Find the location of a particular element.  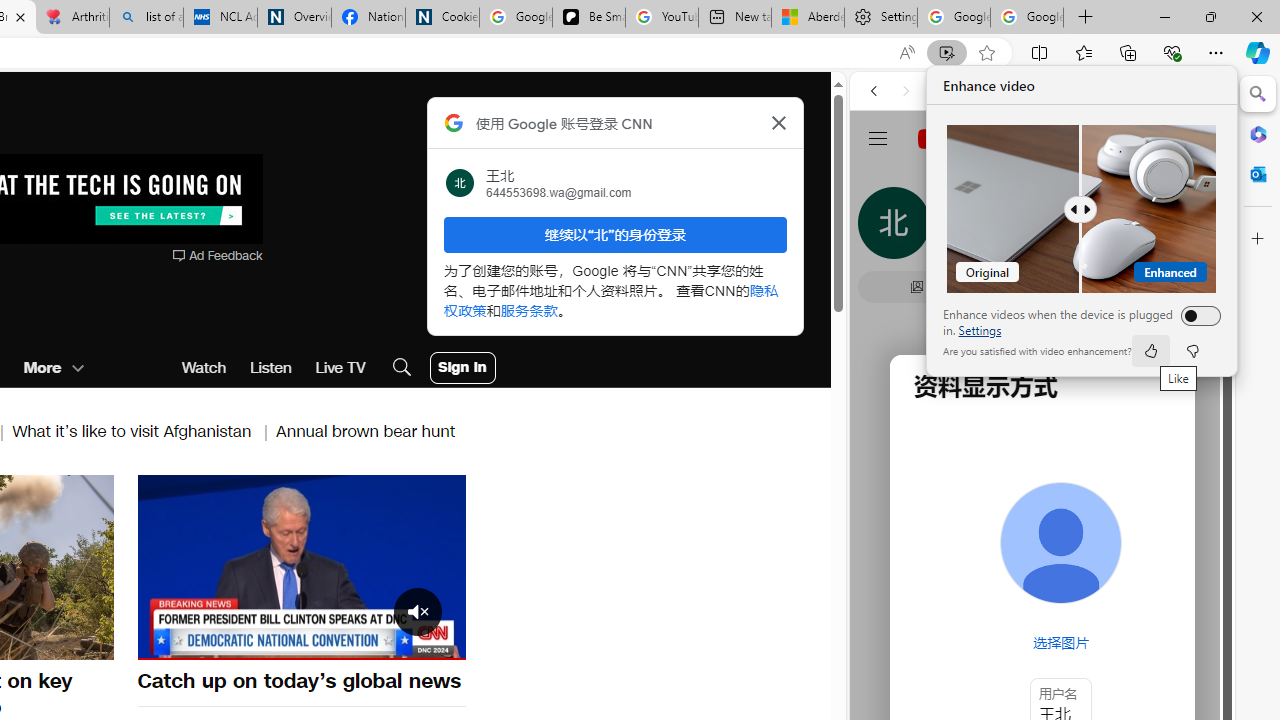

'dislike' is located at coordinates (1192, 350).